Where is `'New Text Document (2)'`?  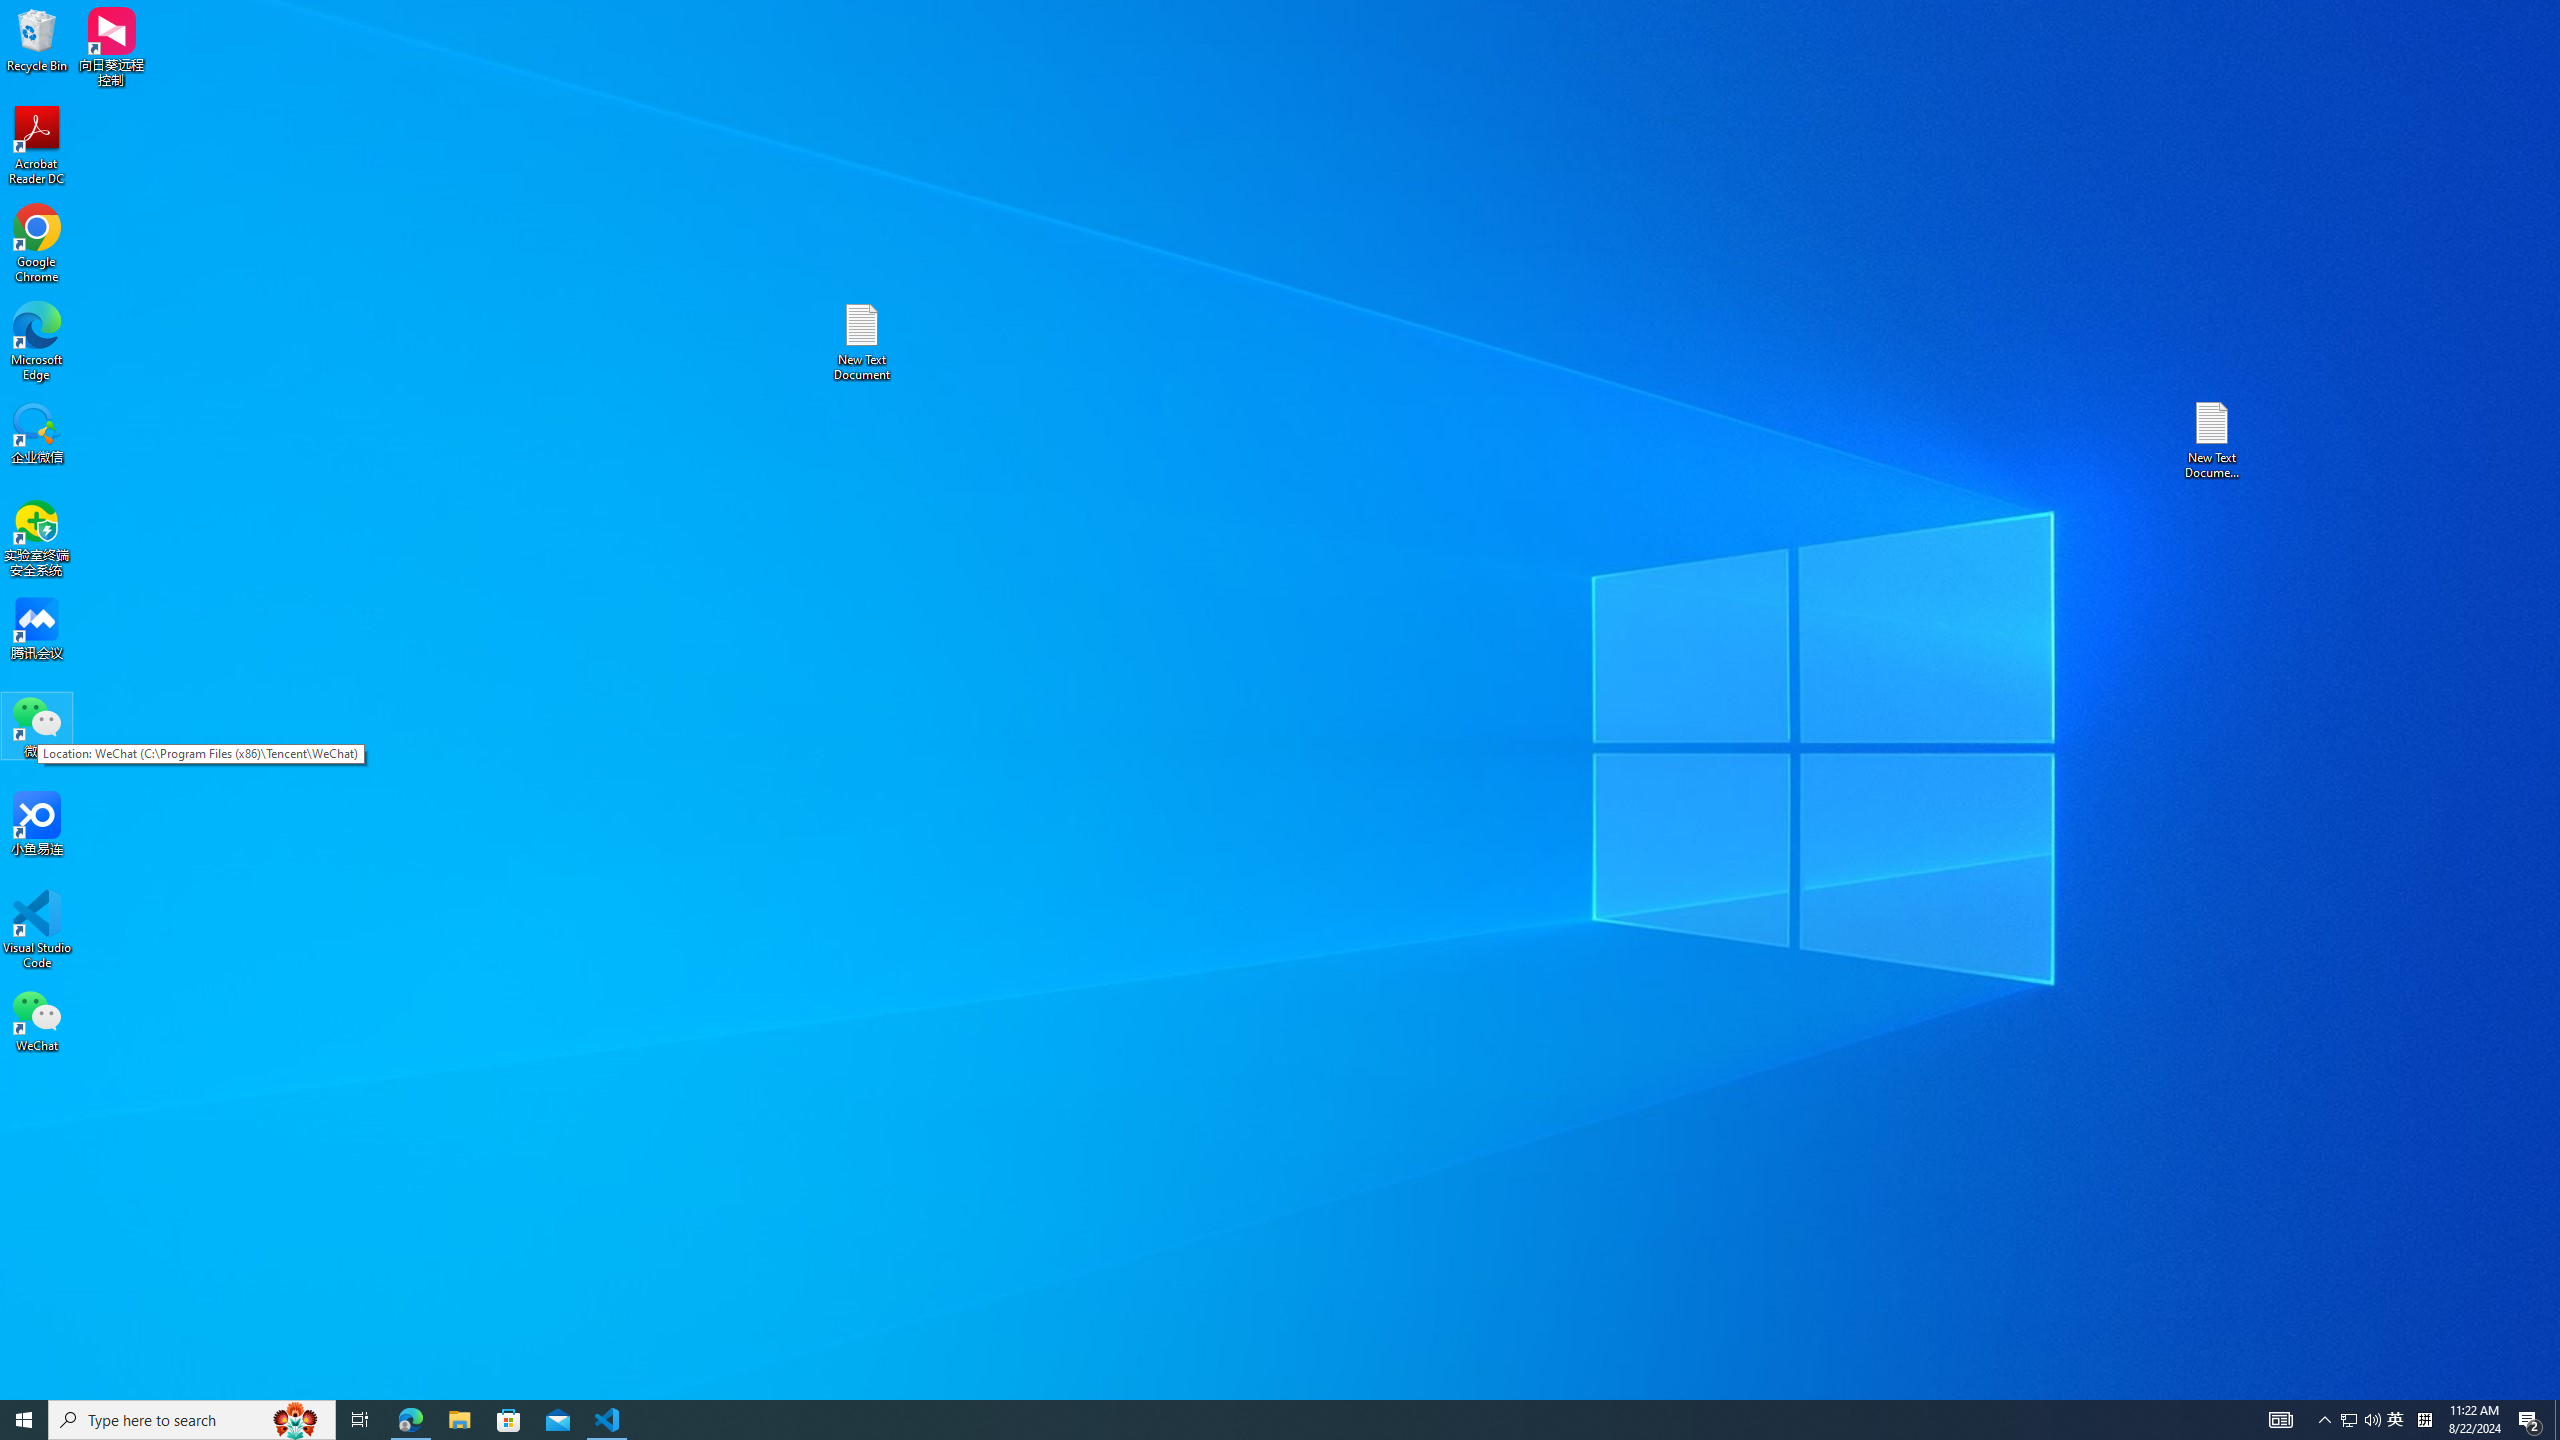
'New Text Document (2)' is located at coordinates (2213, 438).